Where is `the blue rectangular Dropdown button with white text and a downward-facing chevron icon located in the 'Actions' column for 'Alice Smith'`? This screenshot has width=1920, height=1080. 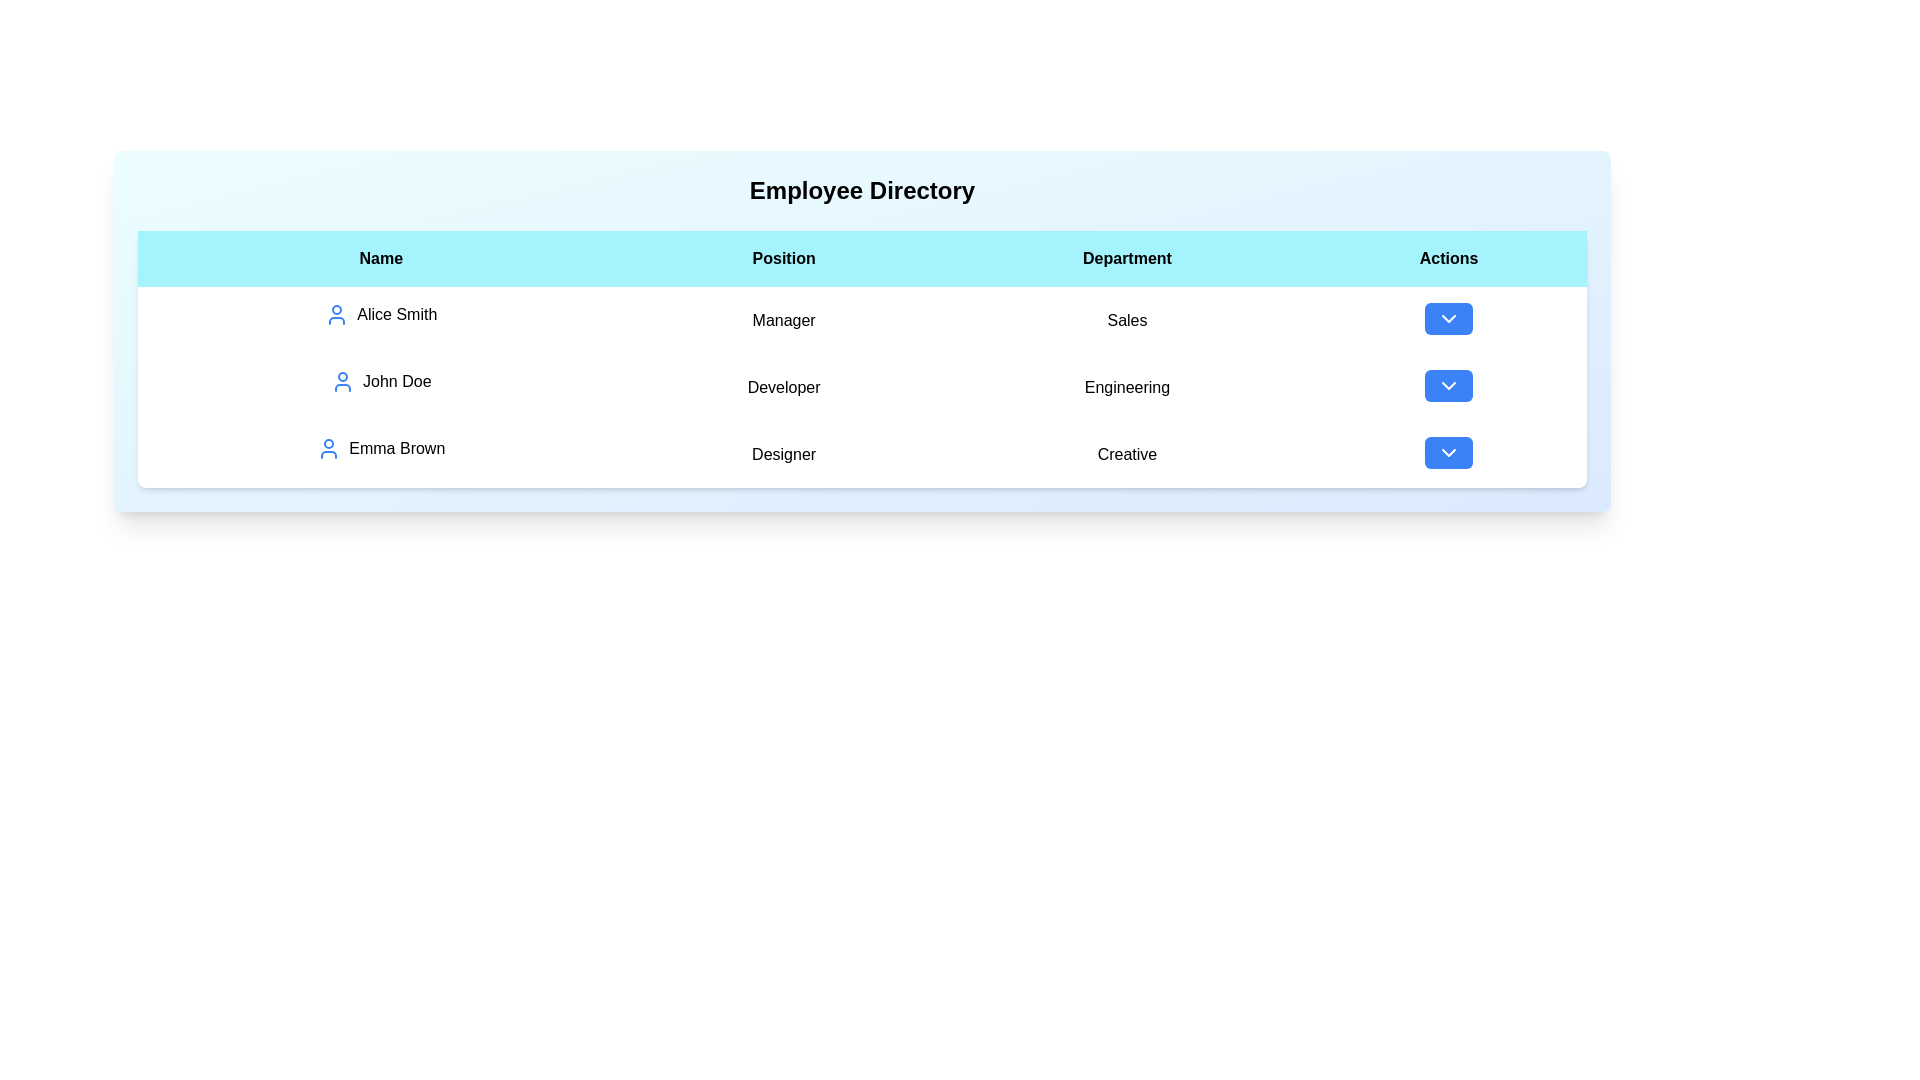 the blue rectangular Dropdown button with white text and a downward-facing chevron icon located in the 'Actions' column for 'Alice Smith' is located at coordinates (1449, 319).